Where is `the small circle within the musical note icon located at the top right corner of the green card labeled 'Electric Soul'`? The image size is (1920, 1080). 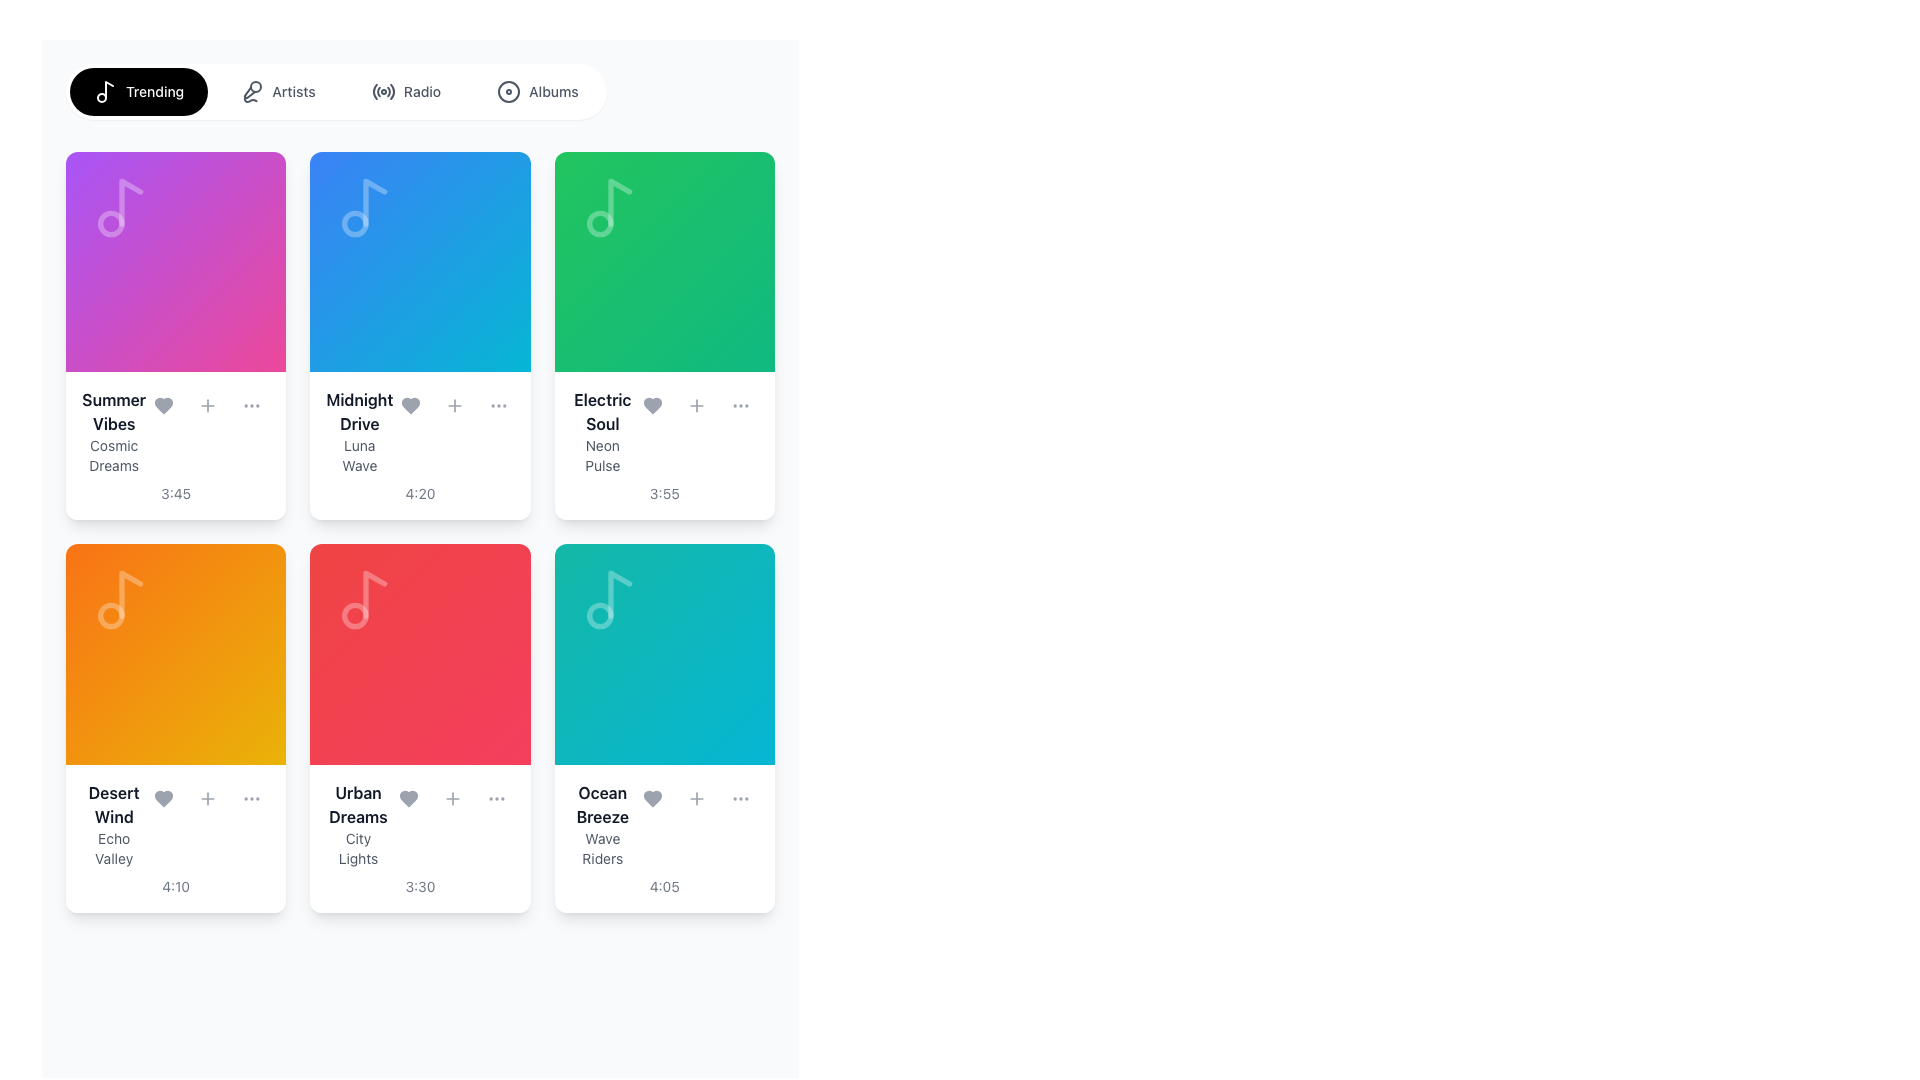 the small circle within the musical note icon located at the top right corner of the green card labeled 'Electric Soul' is located at coordinates (599, 223).